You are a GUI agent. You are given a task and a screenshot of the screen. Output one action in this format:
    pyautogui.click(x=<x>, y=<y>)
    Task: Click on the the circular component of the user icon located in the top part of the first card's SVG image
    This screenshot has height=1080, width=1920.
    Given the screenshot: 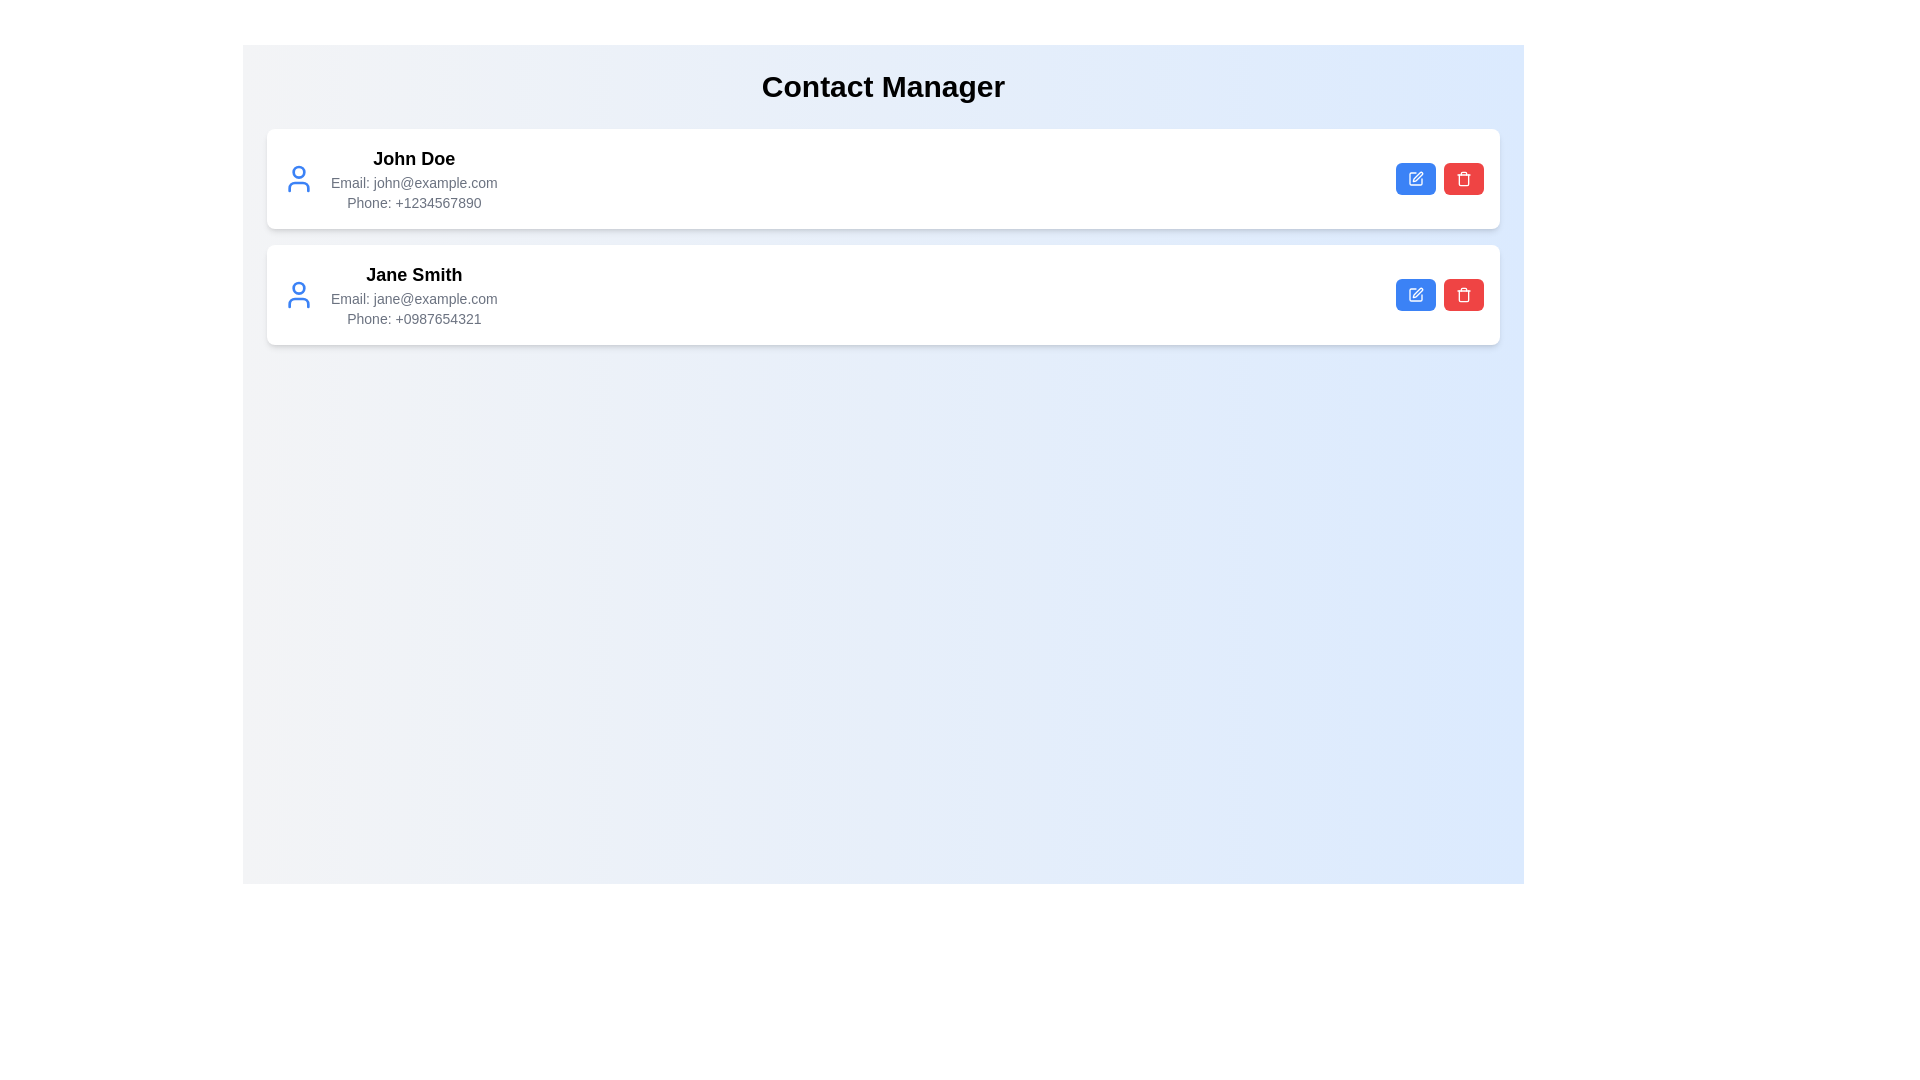 What is the action you would take?
    pyautogui.click(x=297, y=171)
    